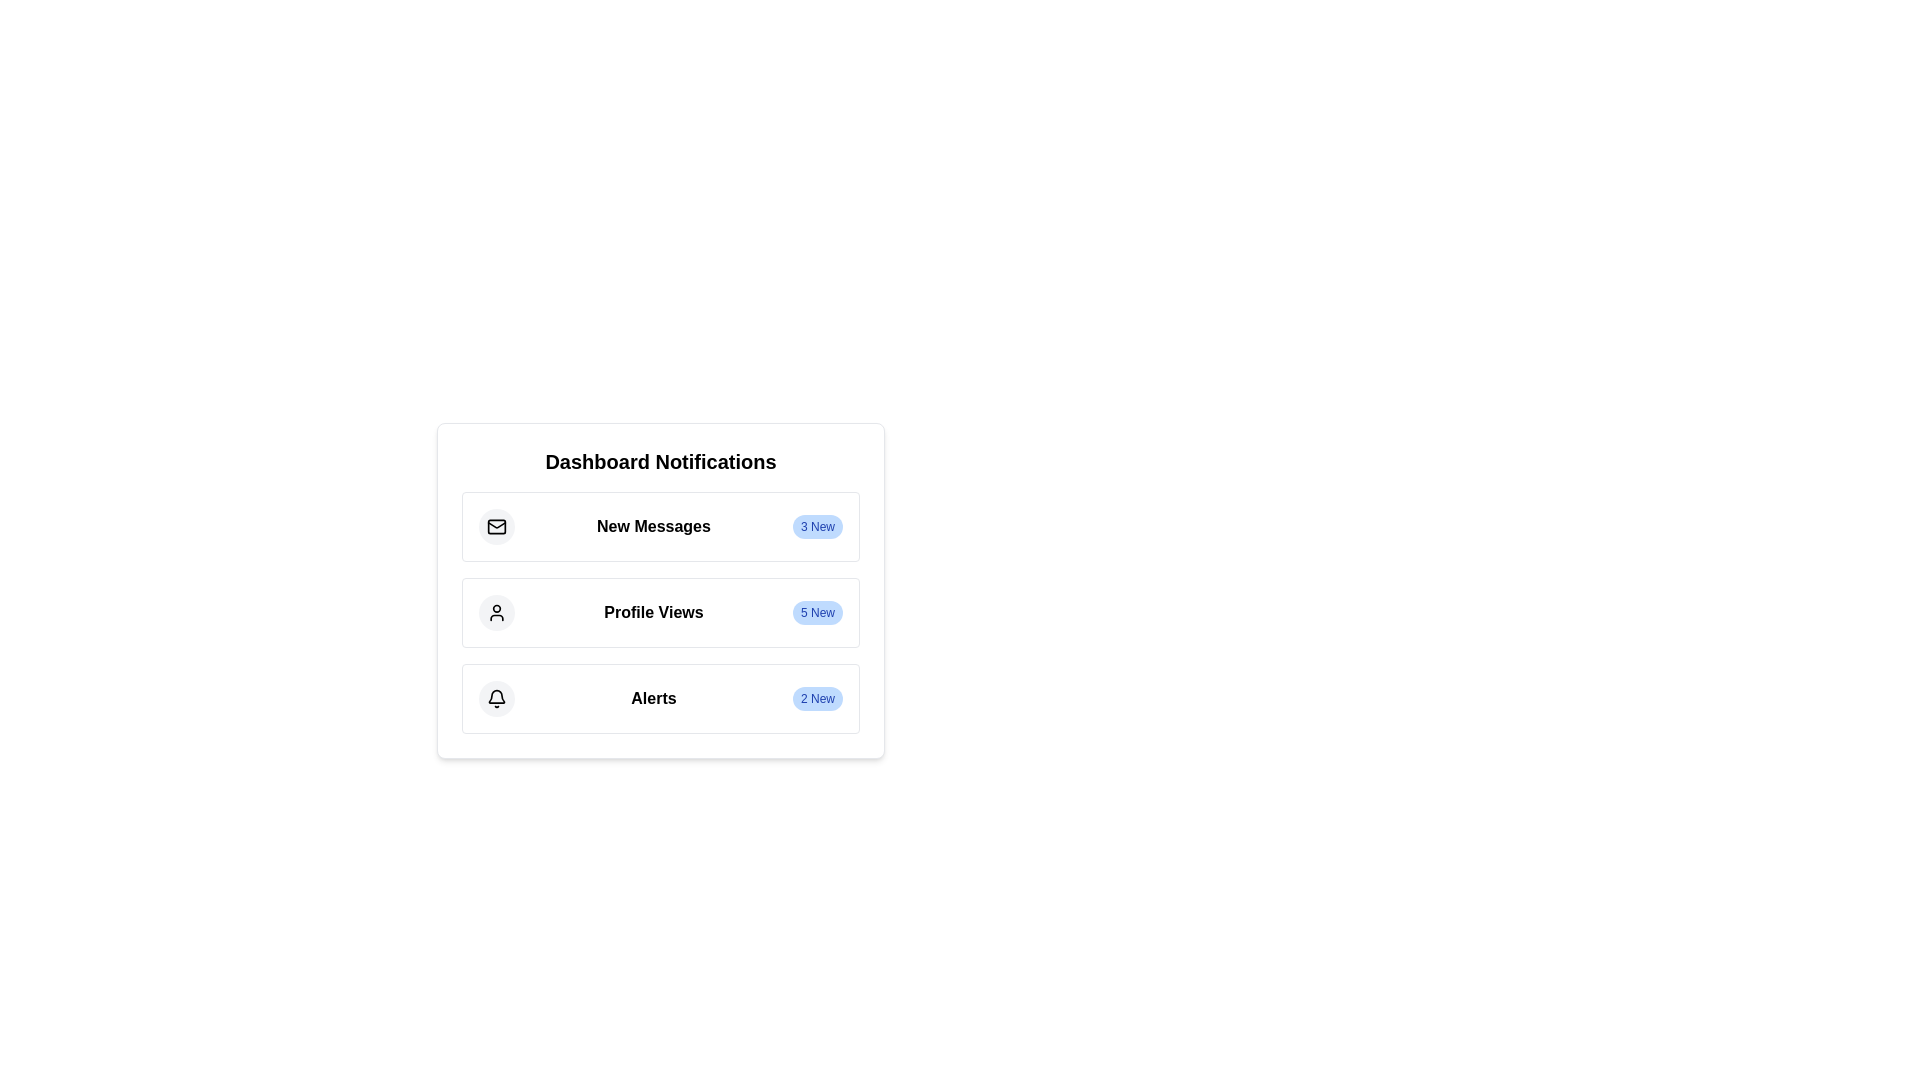 The width and height of the screenshot is (1920, 1080). I want to click on the 'Alerts' Text Label, which is bold and positioned in the third row of a vertically stacked list, so click(653, 697).